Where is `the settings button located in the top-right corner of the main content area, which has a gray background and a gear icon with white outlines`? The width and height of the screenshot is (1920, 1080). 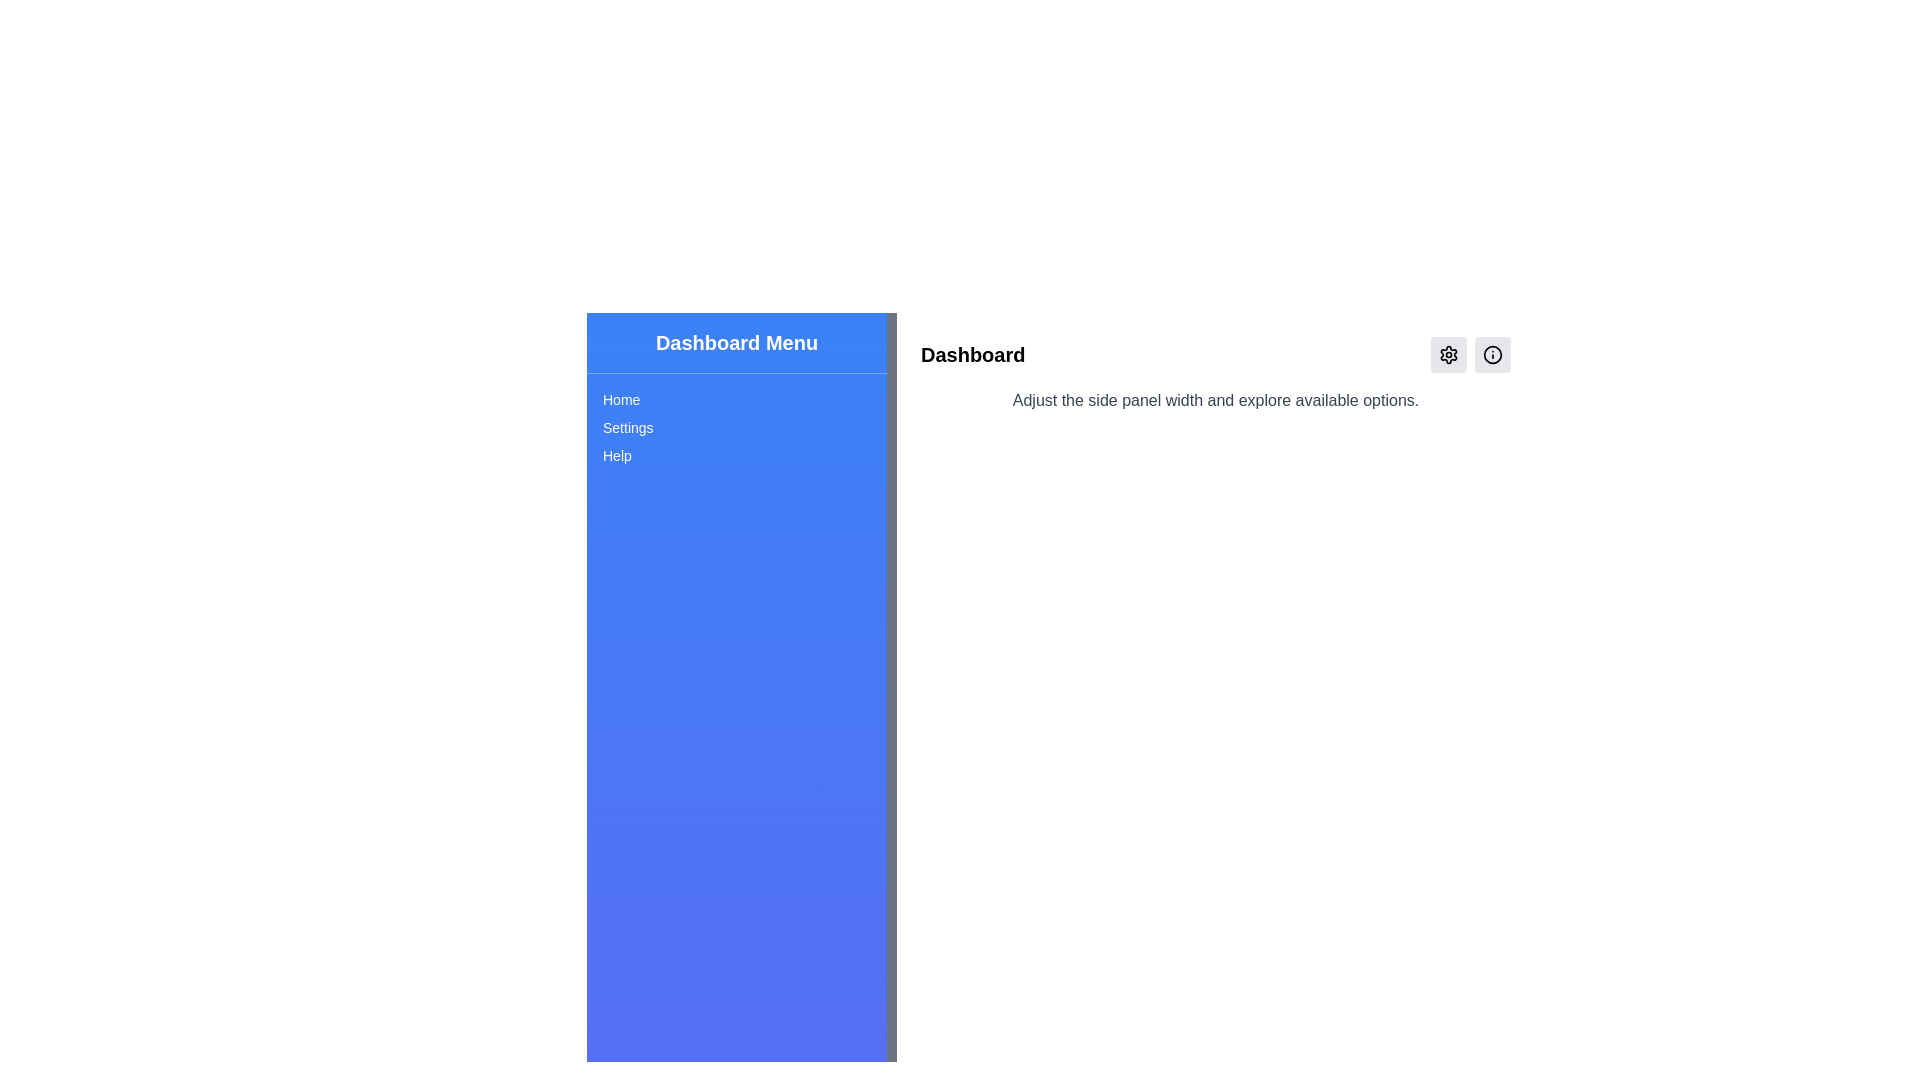
the settings button located in the top-right corner of the main content area, which has a gray background and a gear icon with white outlines is located at coordinates (1449, 353).